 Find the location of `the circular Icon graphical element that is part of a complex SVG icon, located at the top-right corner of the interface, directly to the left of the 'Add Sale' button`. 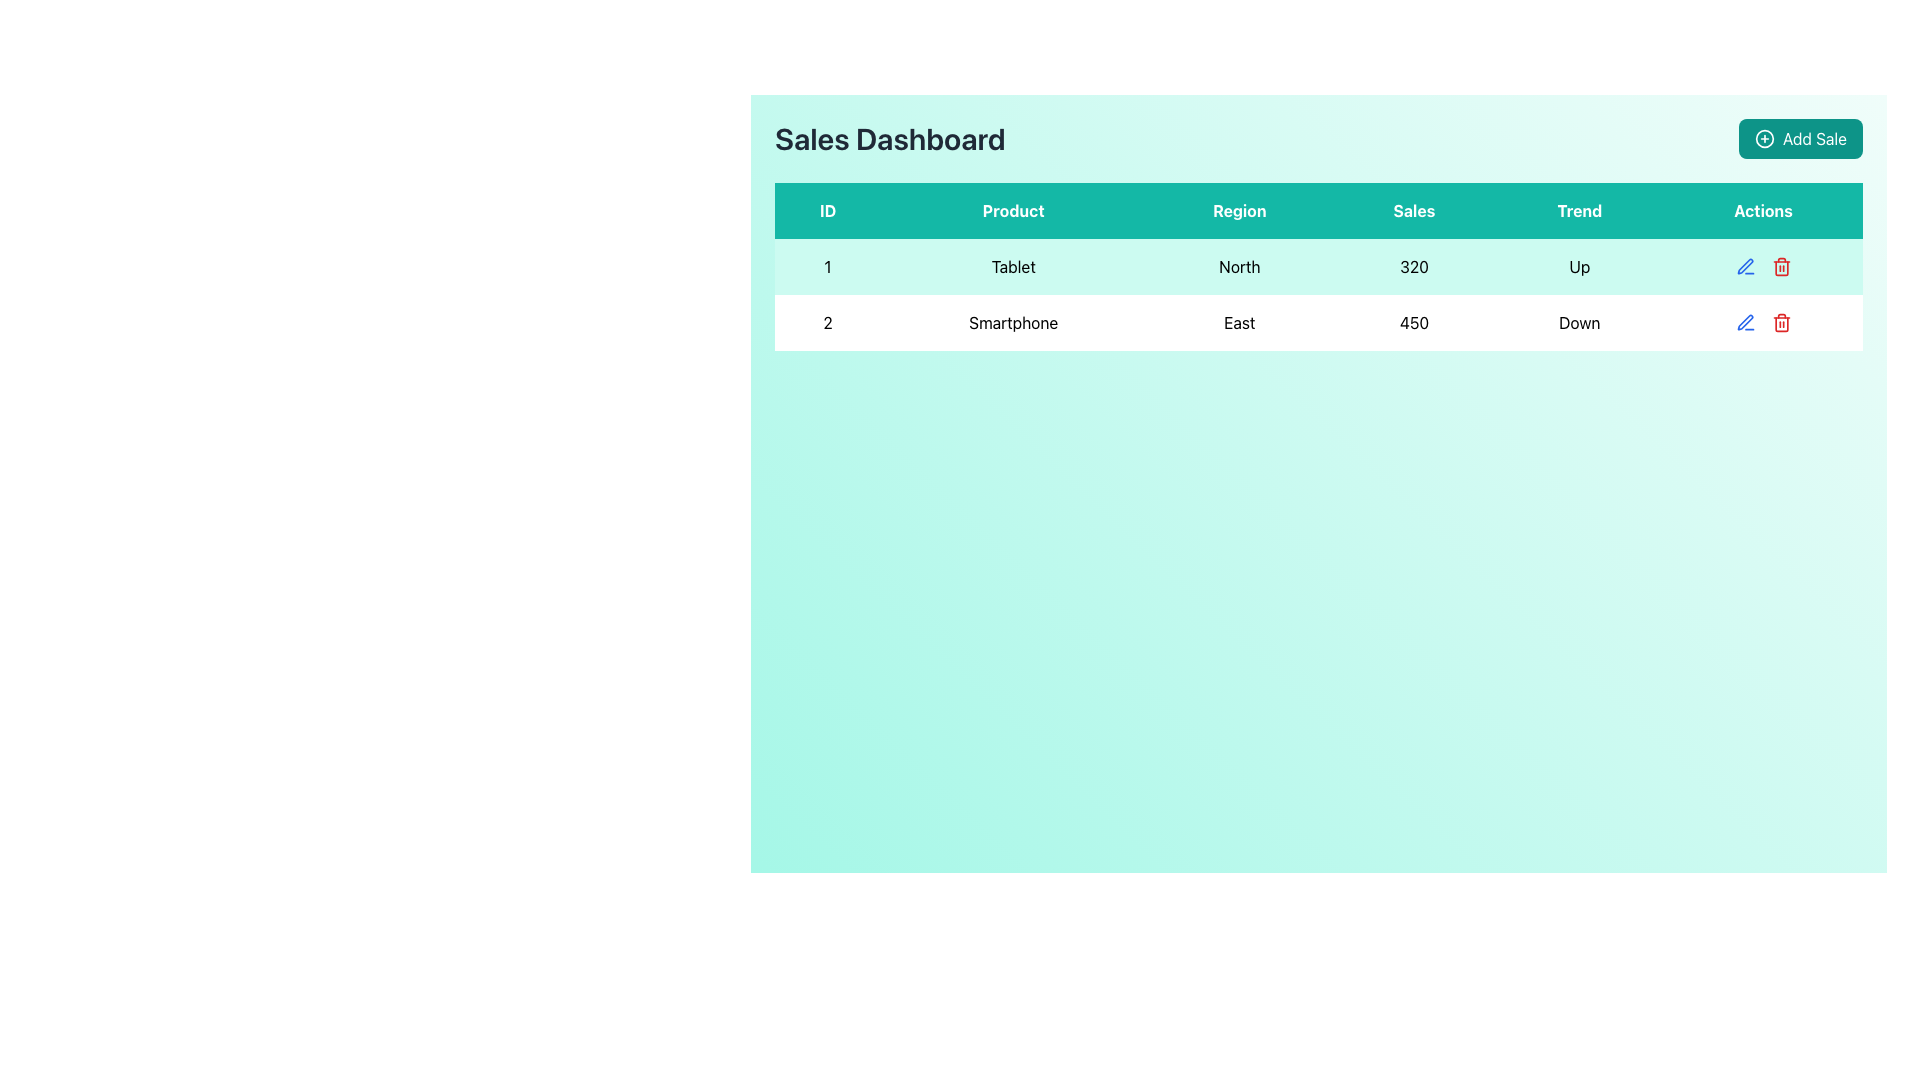

the circular Icon graphical element that is part of a complex SVG icon, located at the top-right corner of the interface, directly to the left of the 'Add Sale' button is located at coordinates (1764, 137).